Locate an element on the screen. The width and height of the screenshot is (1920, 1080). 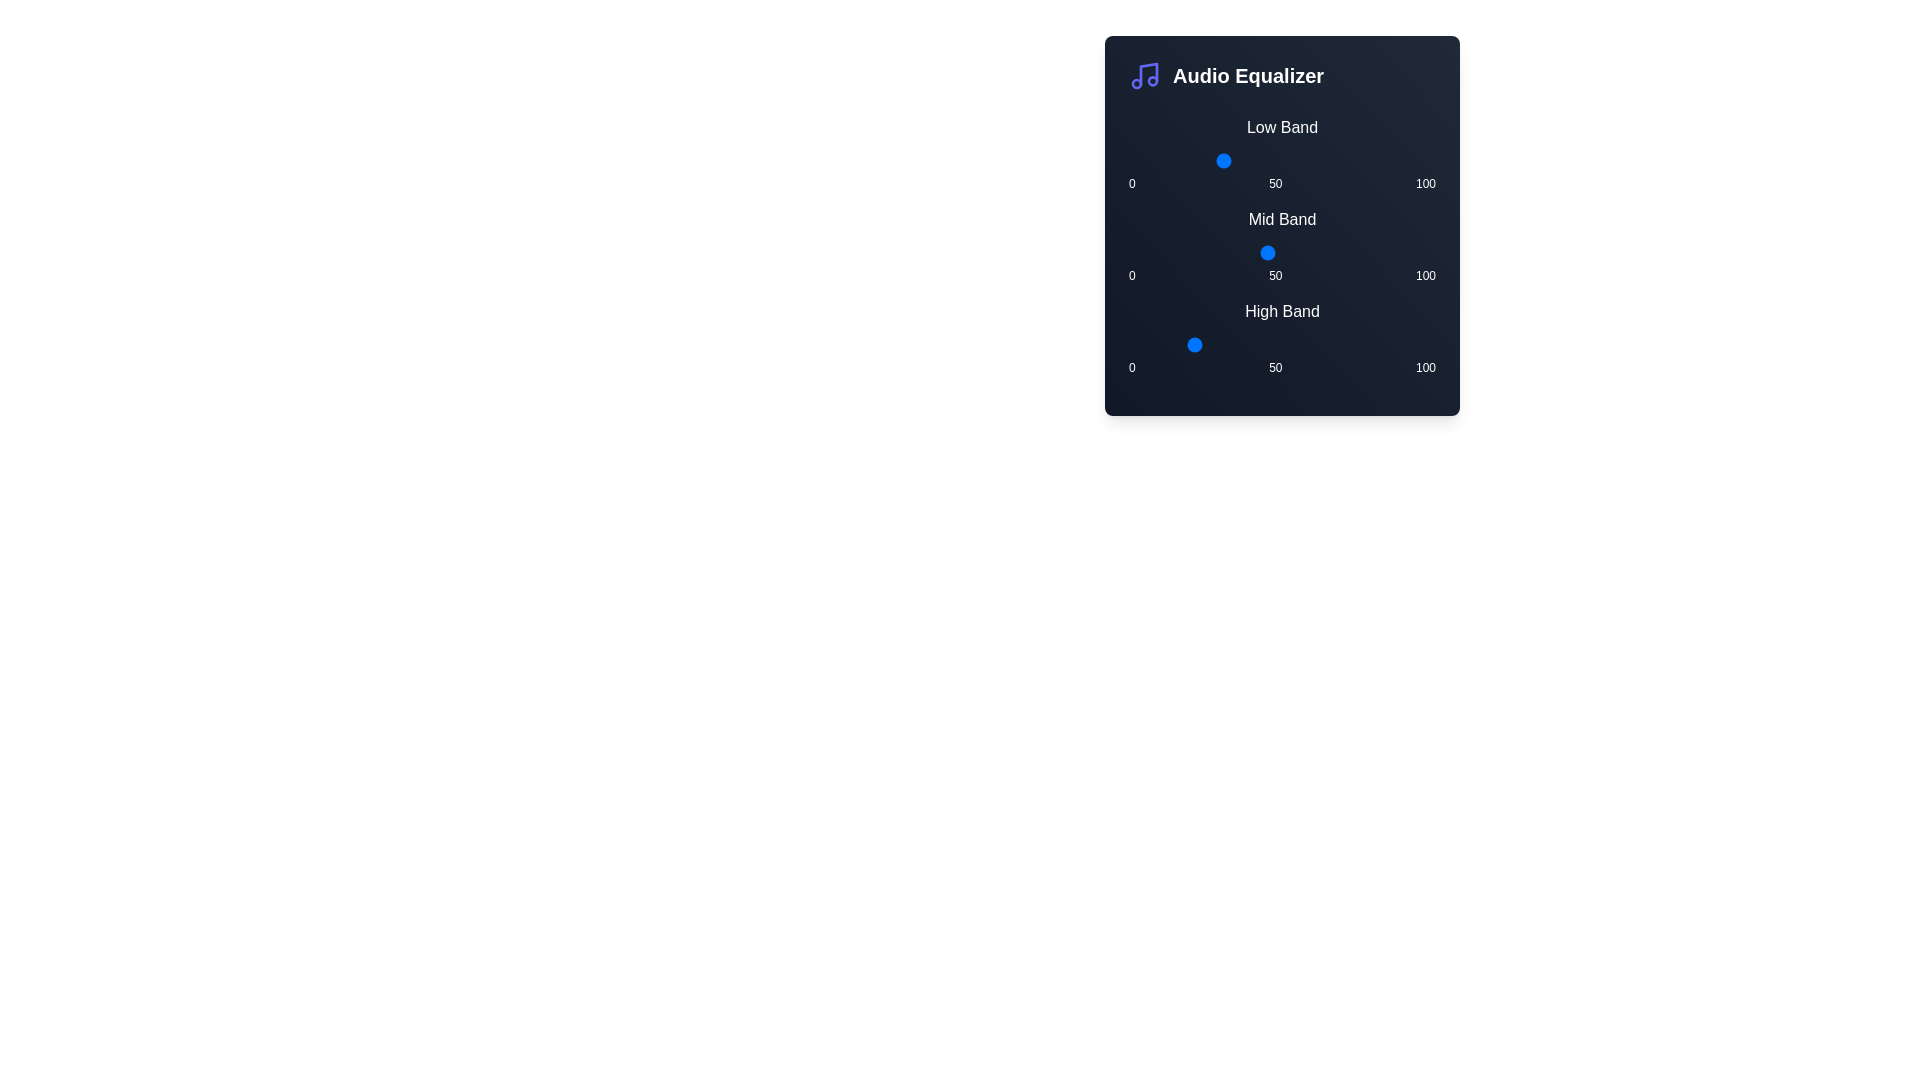
the Low Band slider to set its value to 41 is located at coordinates (1253, 160).